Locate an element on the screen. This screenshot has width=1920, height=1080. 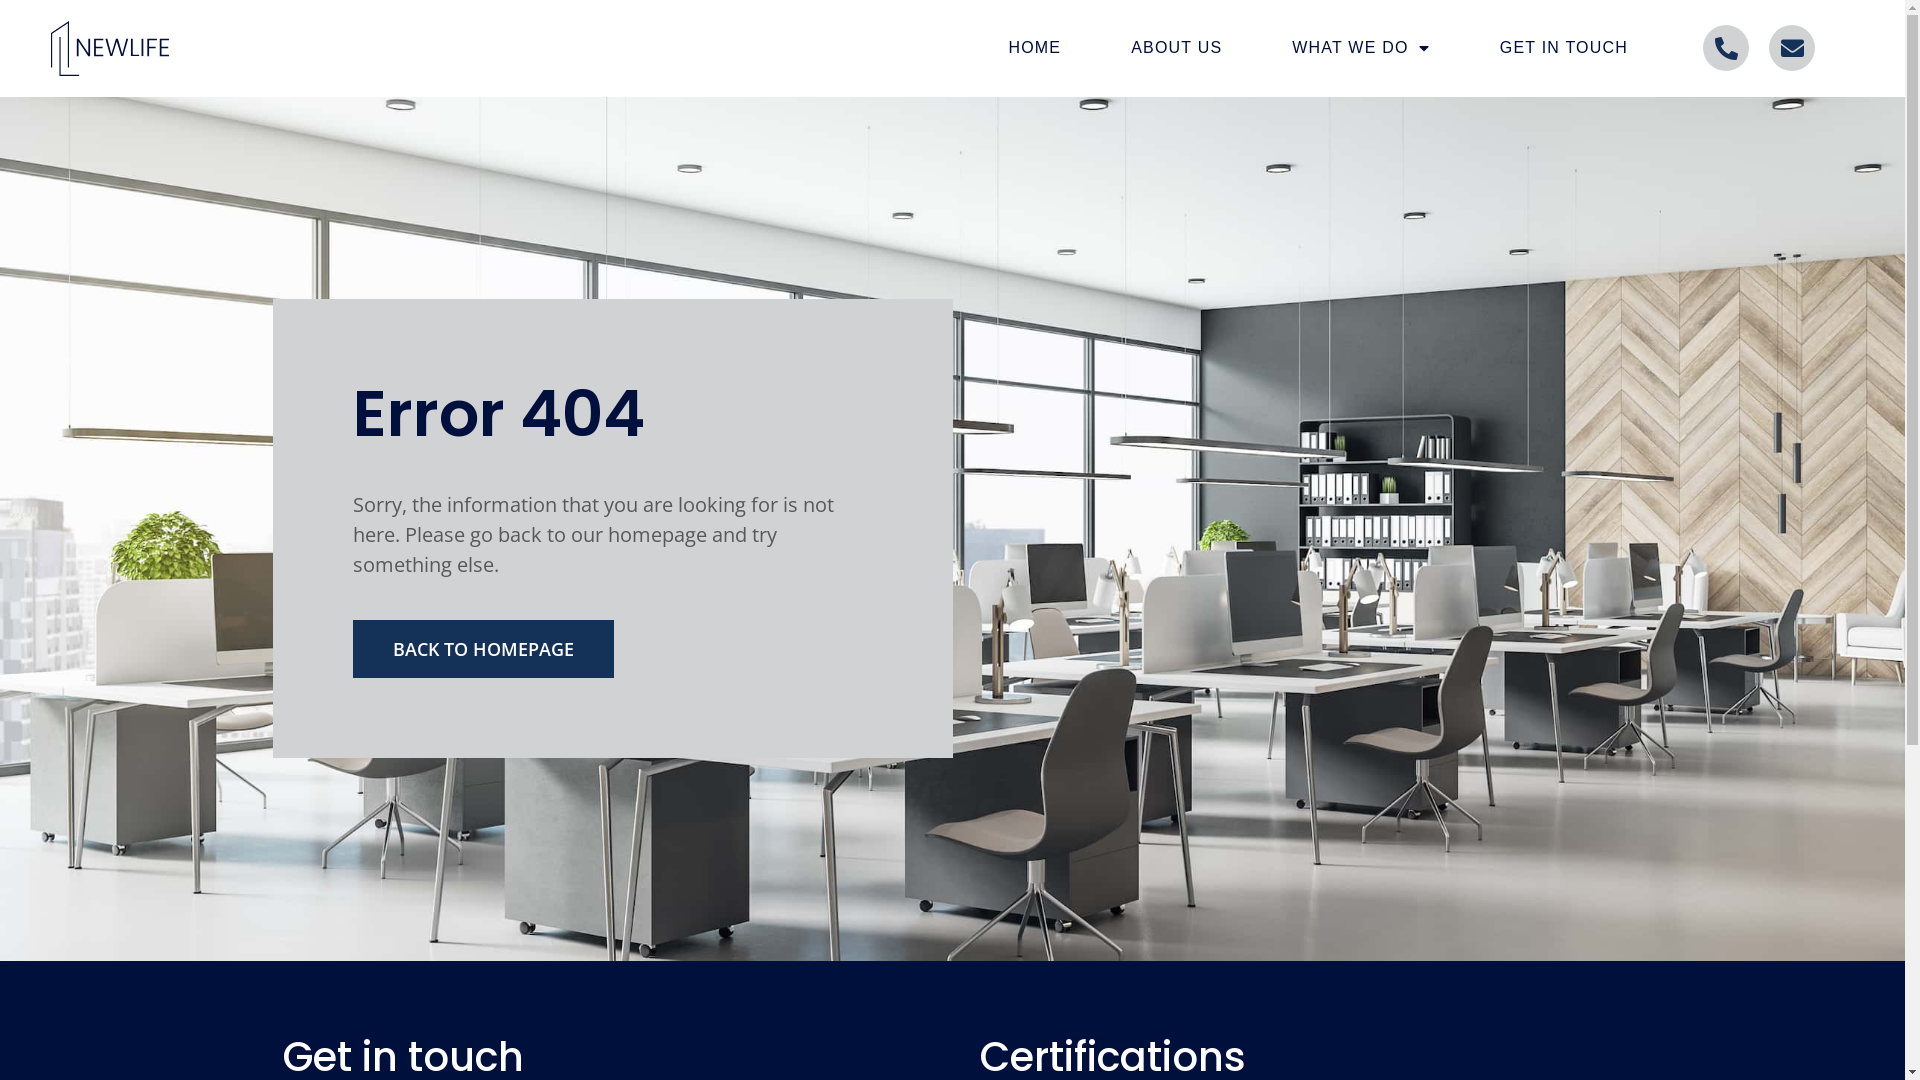
'BACK TO HOMEPAGE' is located at coordinates (482, 648).